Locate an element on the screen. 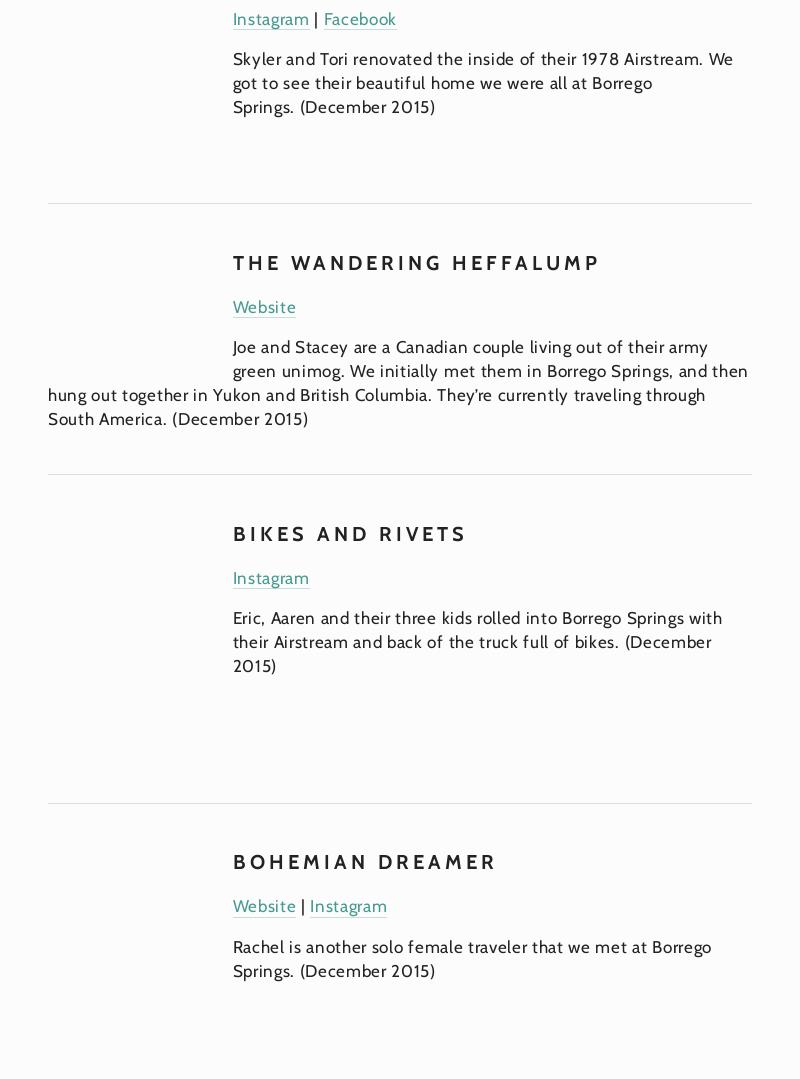  'Joe and Stacey are a Canadian couple living out of their army green unimog. We initially met them in Borrego Springs, and then hung out together in Yukon and British Columbia. They’re currently traveling through South America. (December 2015)' is located at coordinates (400, 381).